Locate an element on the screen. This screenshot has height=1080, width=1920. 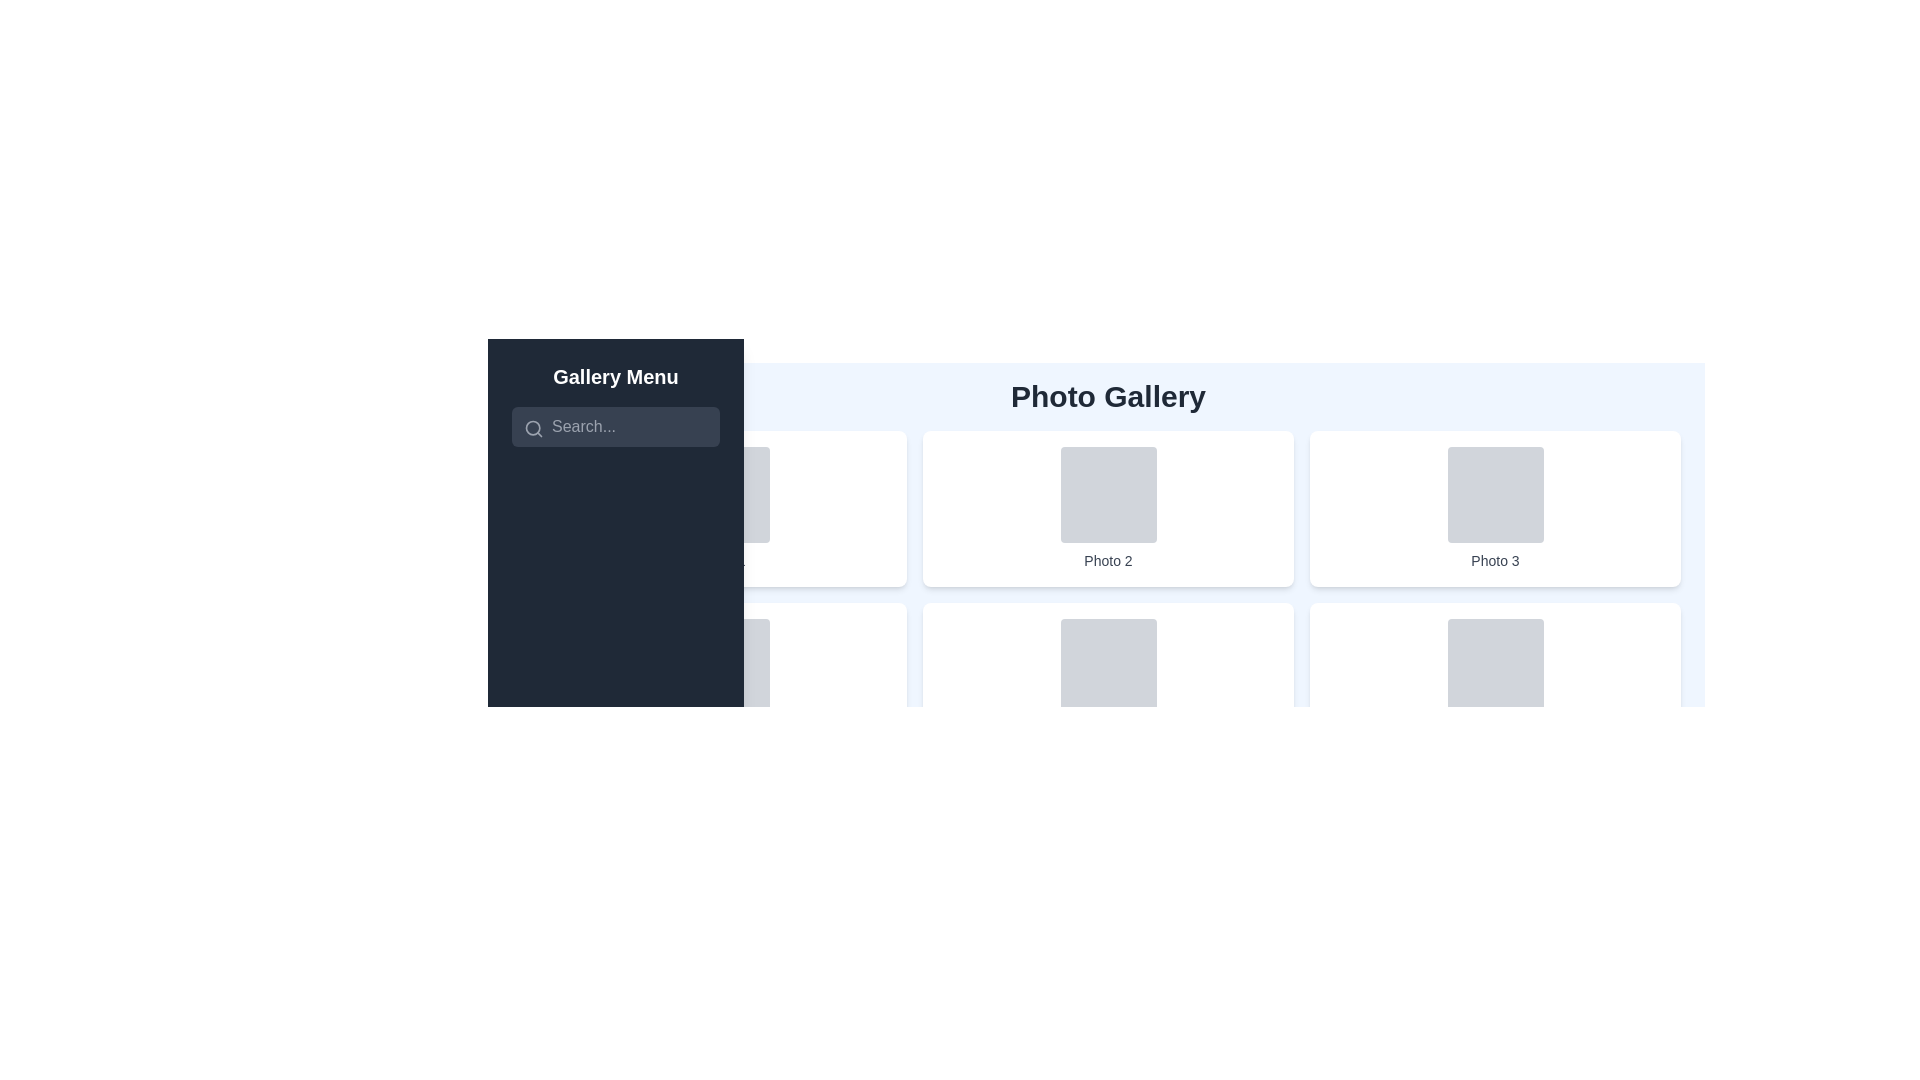
the search input field to focus it is located at coordinates (614, 426).